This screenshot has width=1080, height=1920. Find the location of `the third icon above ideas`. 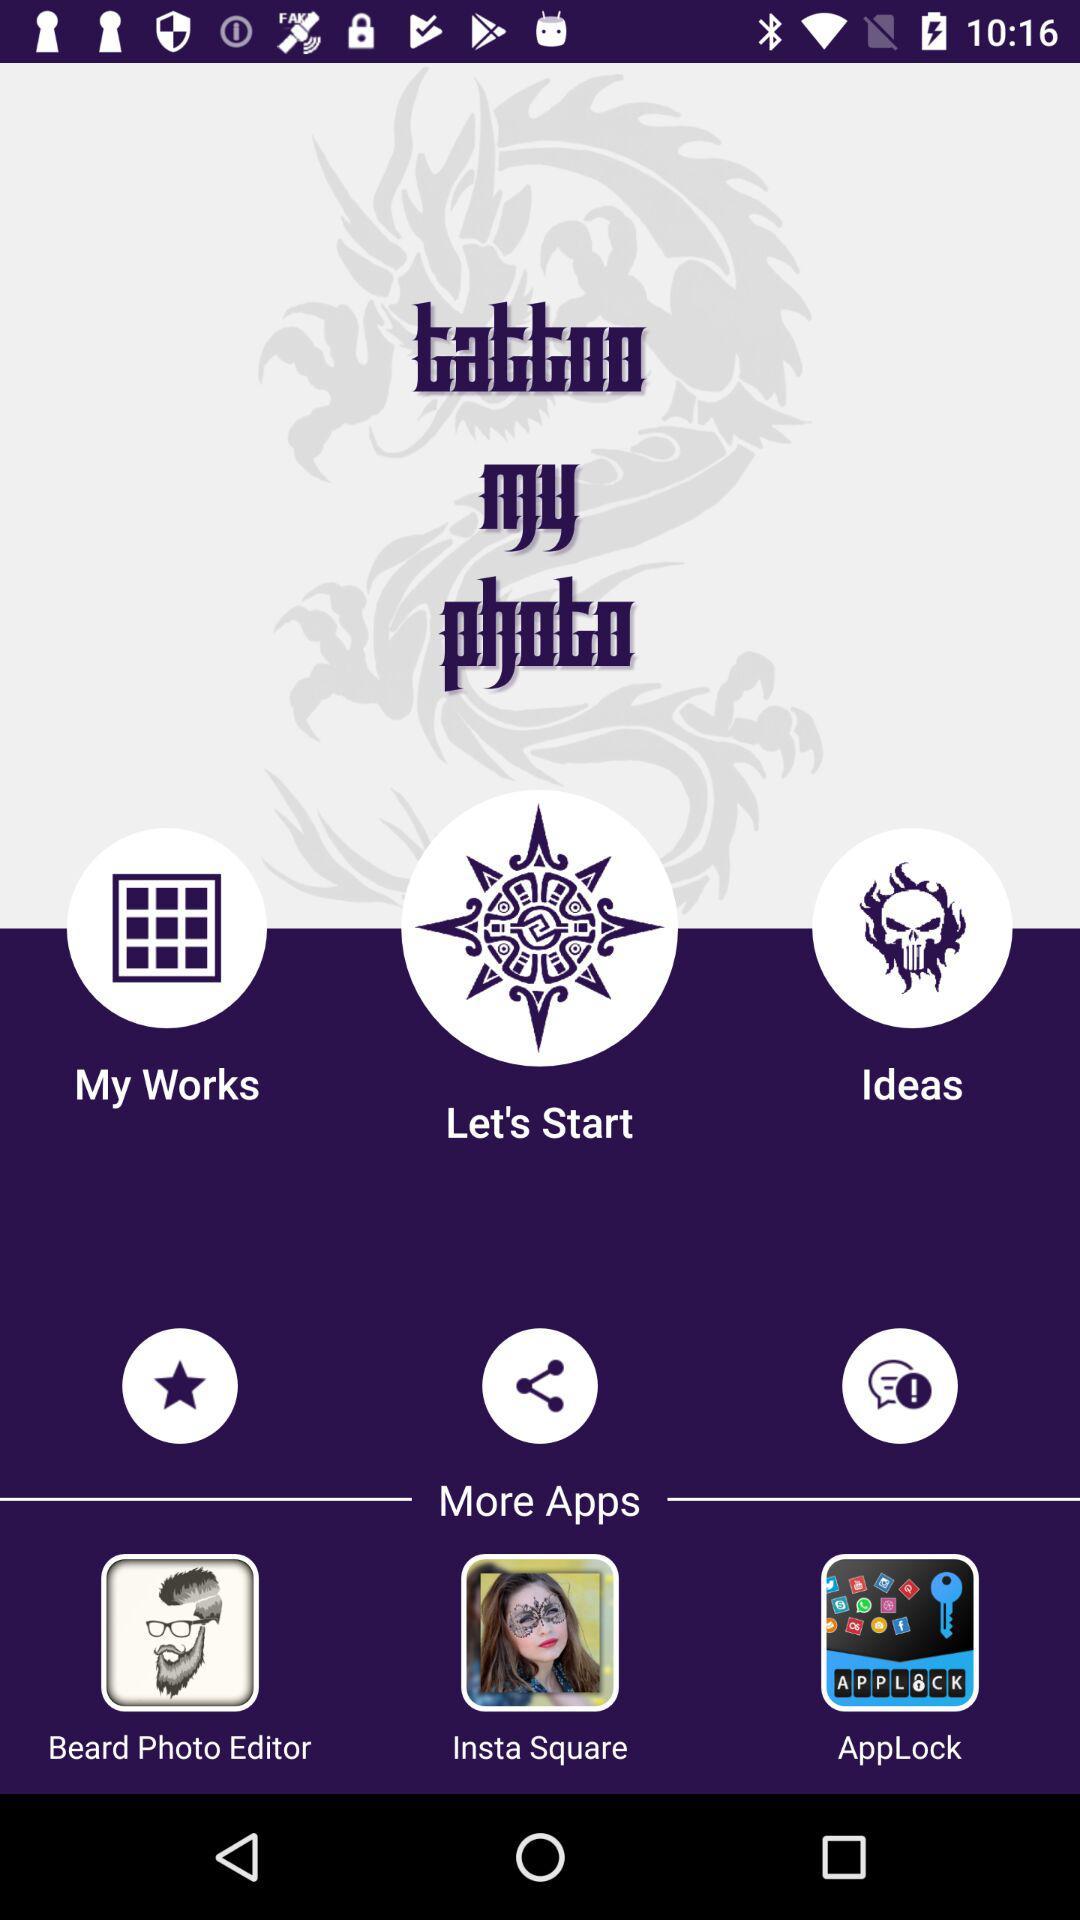

the third icon above ideas is located at coordinates (912, 926).